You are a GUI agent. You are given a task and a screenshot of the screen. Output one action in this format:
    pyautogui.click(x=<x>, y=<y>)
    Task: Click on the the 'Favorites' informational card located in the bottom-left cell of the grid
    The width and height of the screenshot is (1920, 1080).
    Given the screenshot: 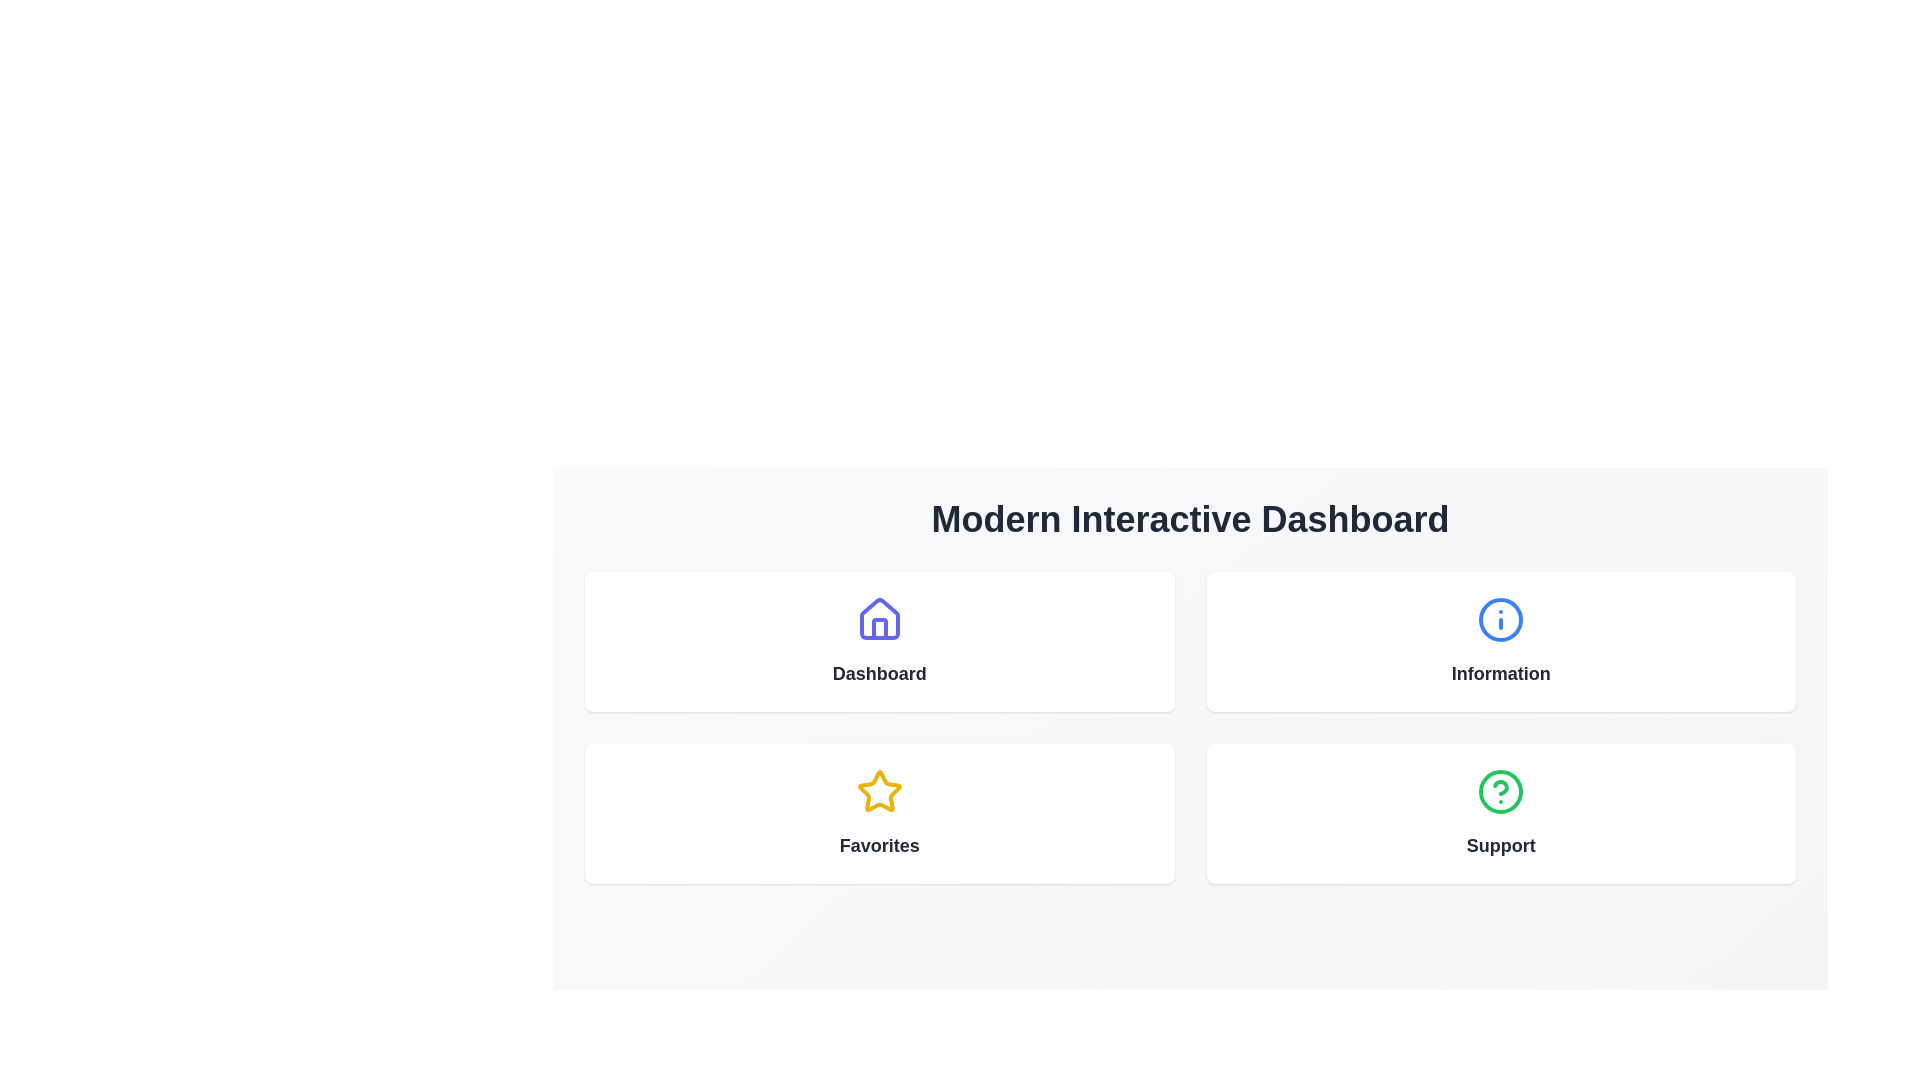 What is the action you would take?
    pyautogui.click(x=879, y=813)
    